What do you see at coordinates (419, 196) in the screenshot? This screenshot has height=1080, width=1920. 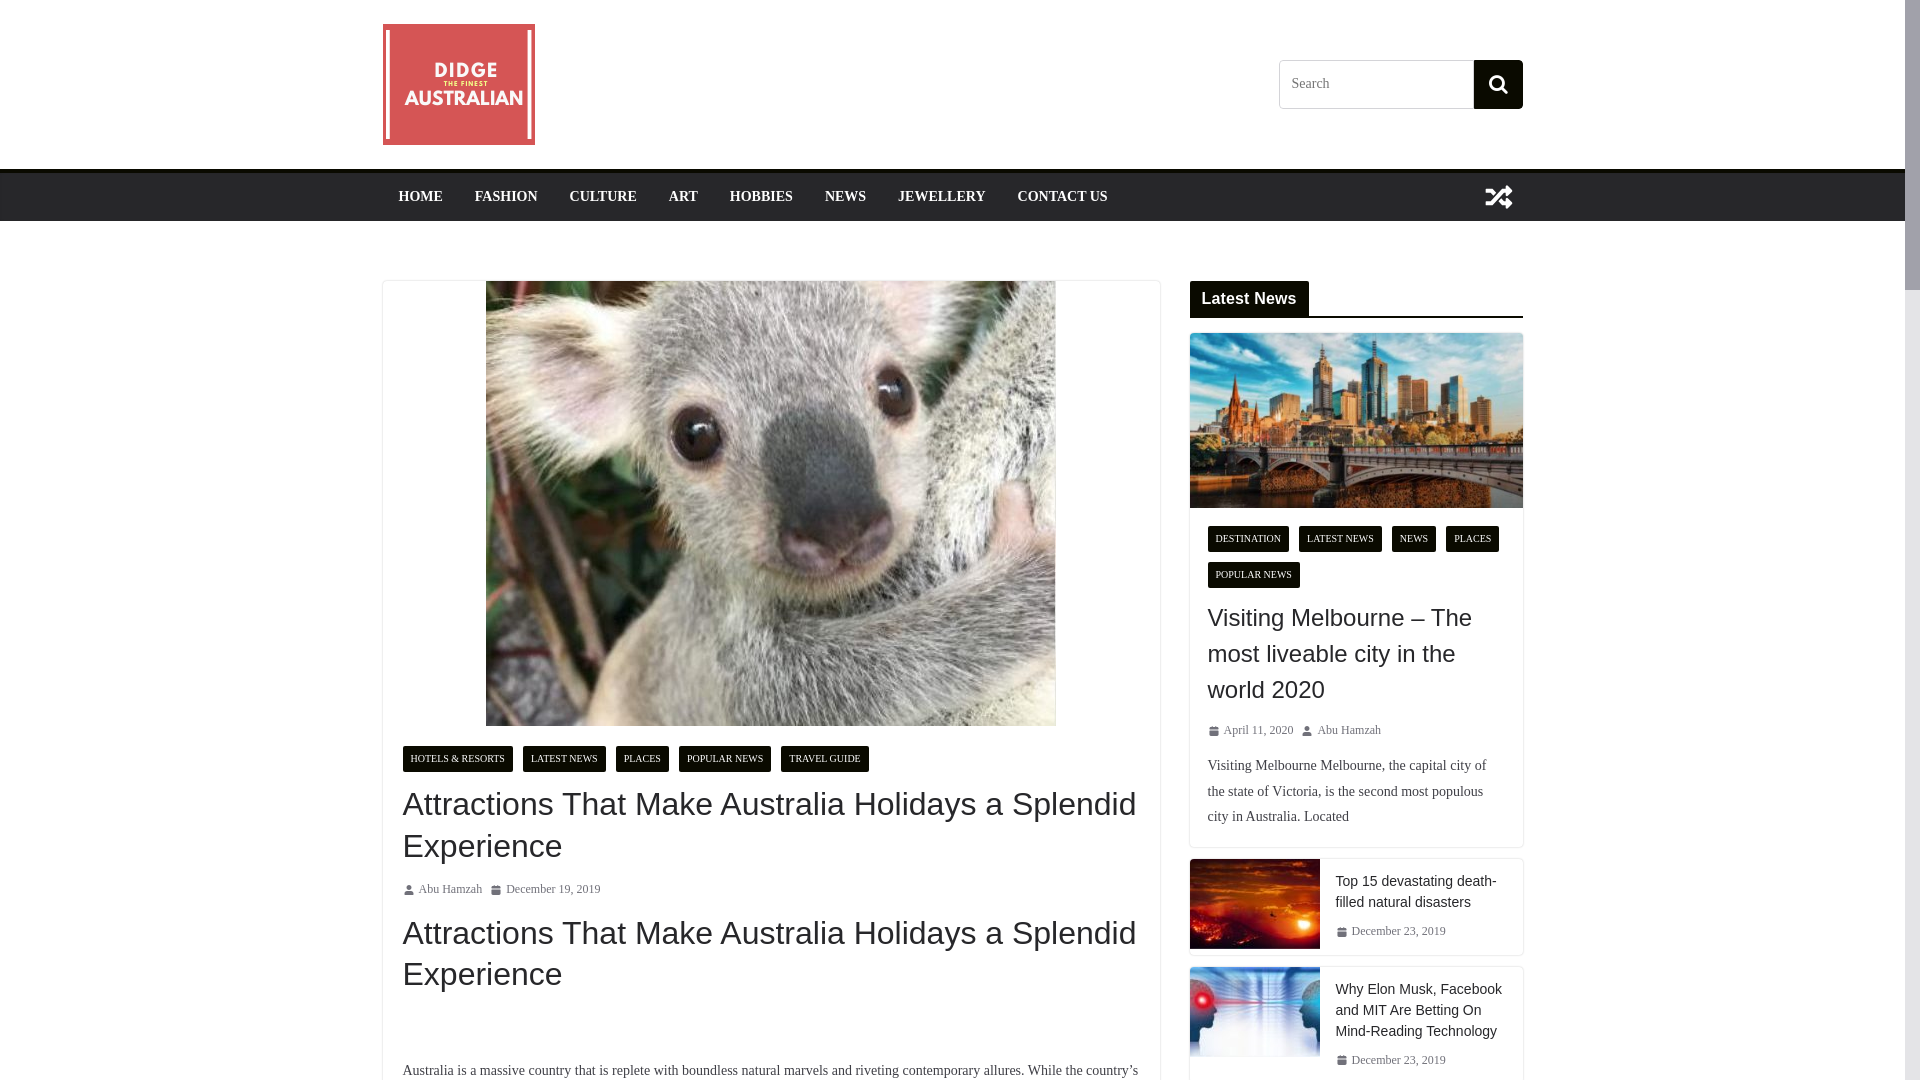 I see `'HOME'` at bounding box center [419, 196].